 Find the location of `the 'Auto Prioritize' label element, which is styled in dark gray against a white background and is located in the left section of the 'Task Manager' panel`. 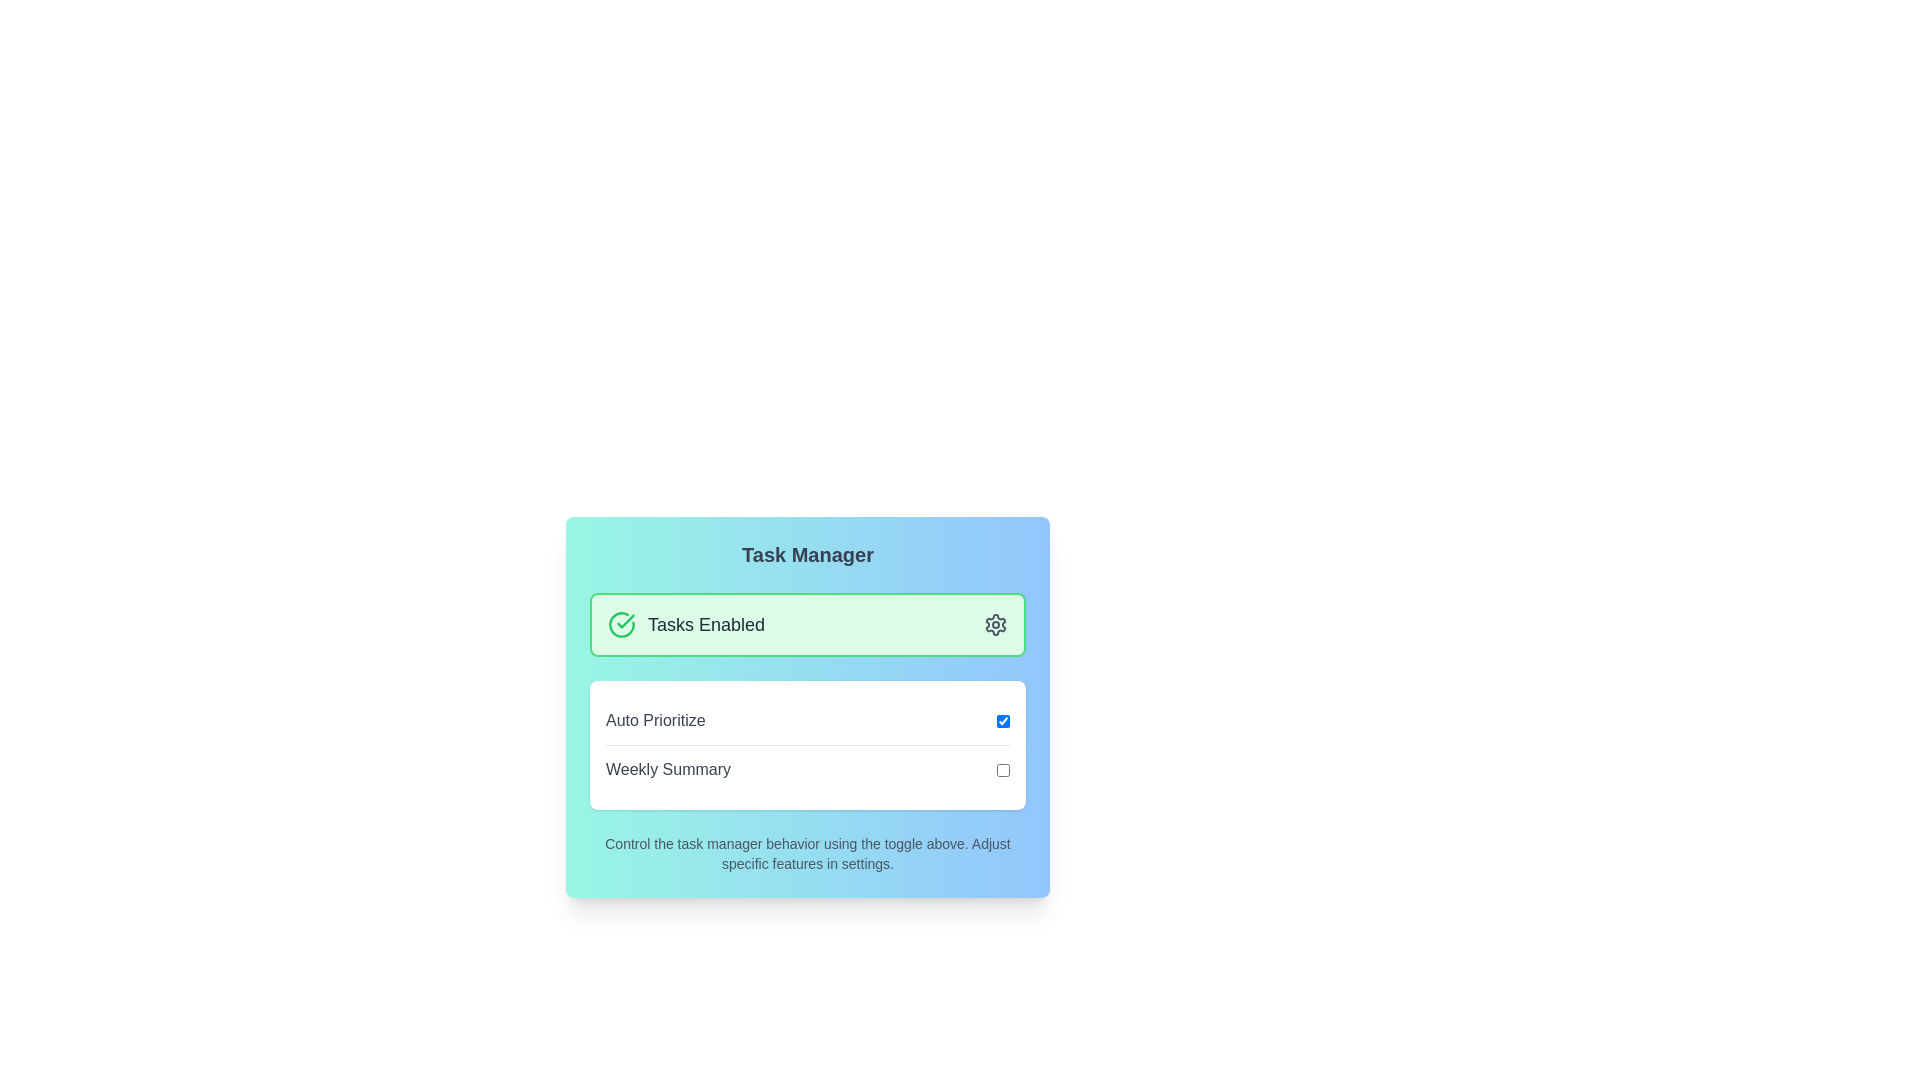

the 'Auto Prioritize' label element, which is styled in dark gray against a white background and is located in the left section of the 'Task Manager' panel is located at coordinates (655, 721).